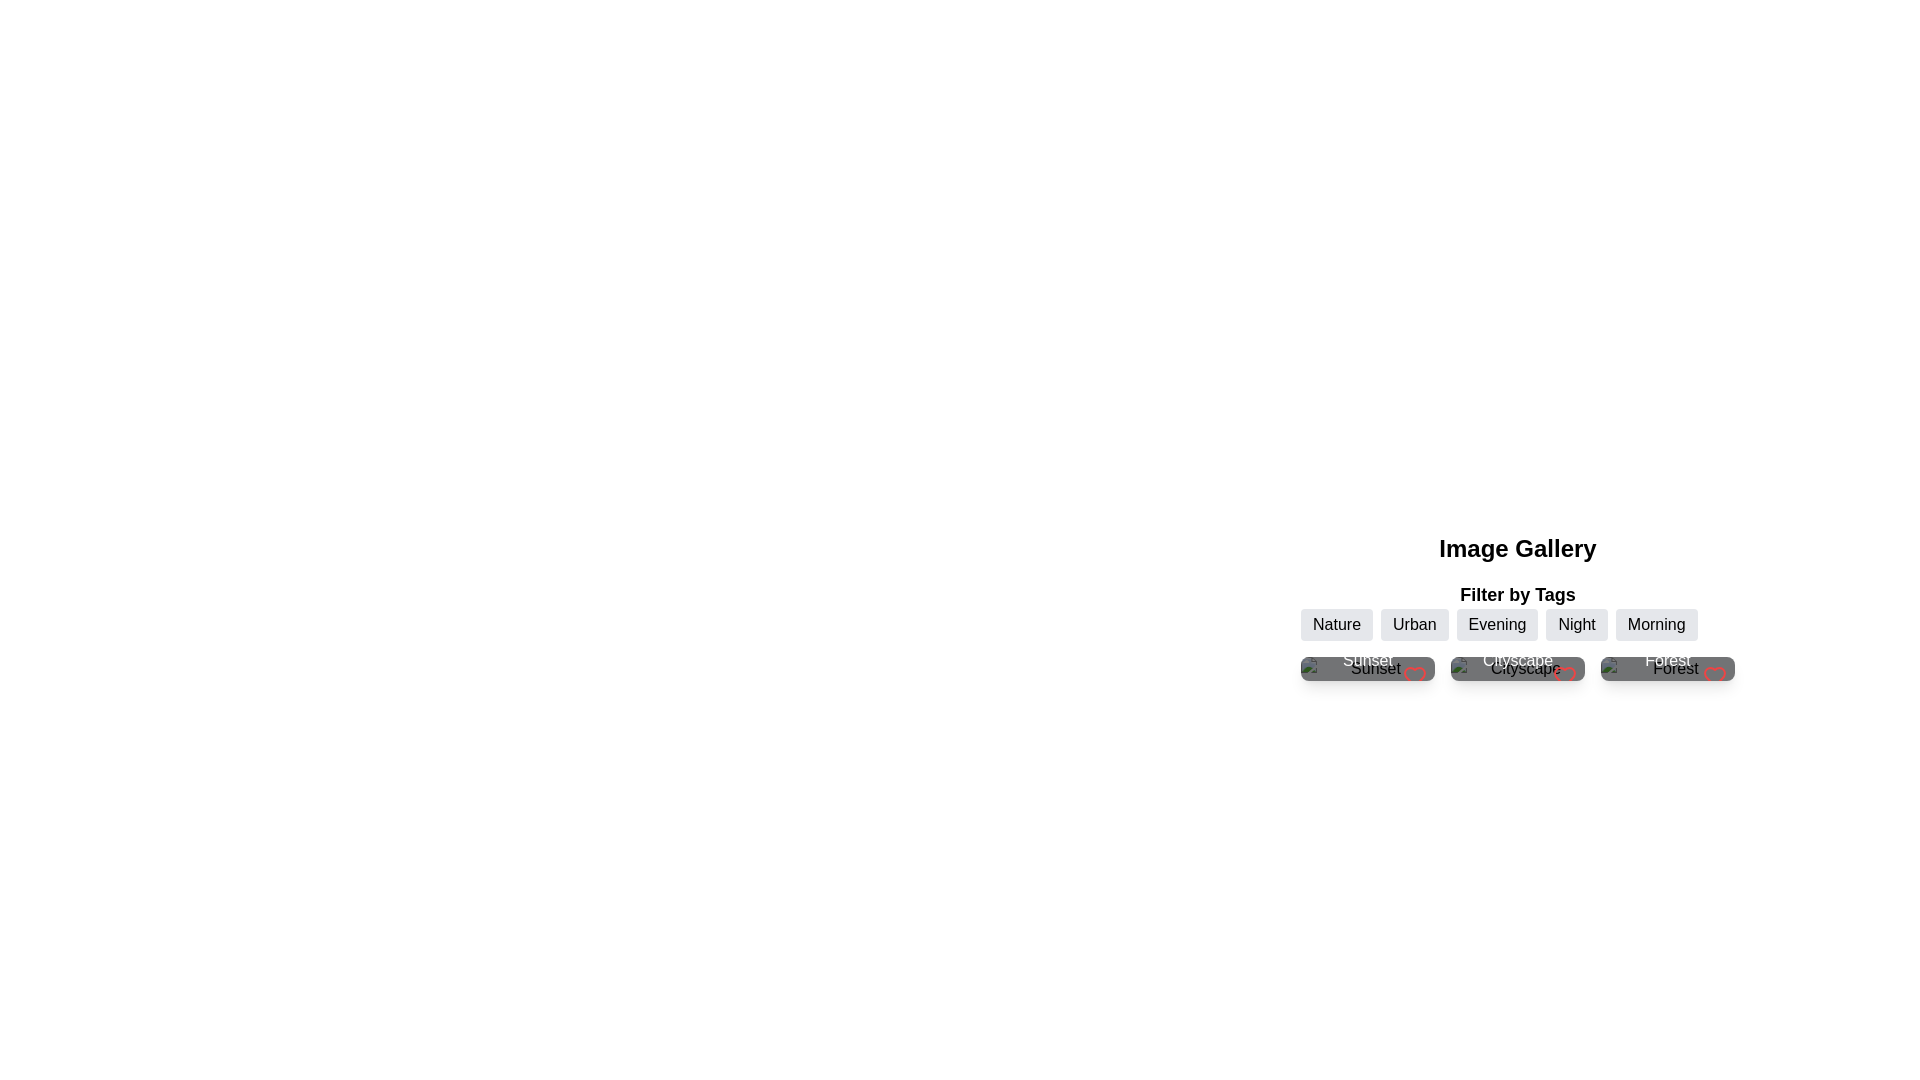  I want to click on the Text Label that provides descriptive information ('Sunset') about the image, located at the bottom of the leftmost image tile, so click(1367, 660).